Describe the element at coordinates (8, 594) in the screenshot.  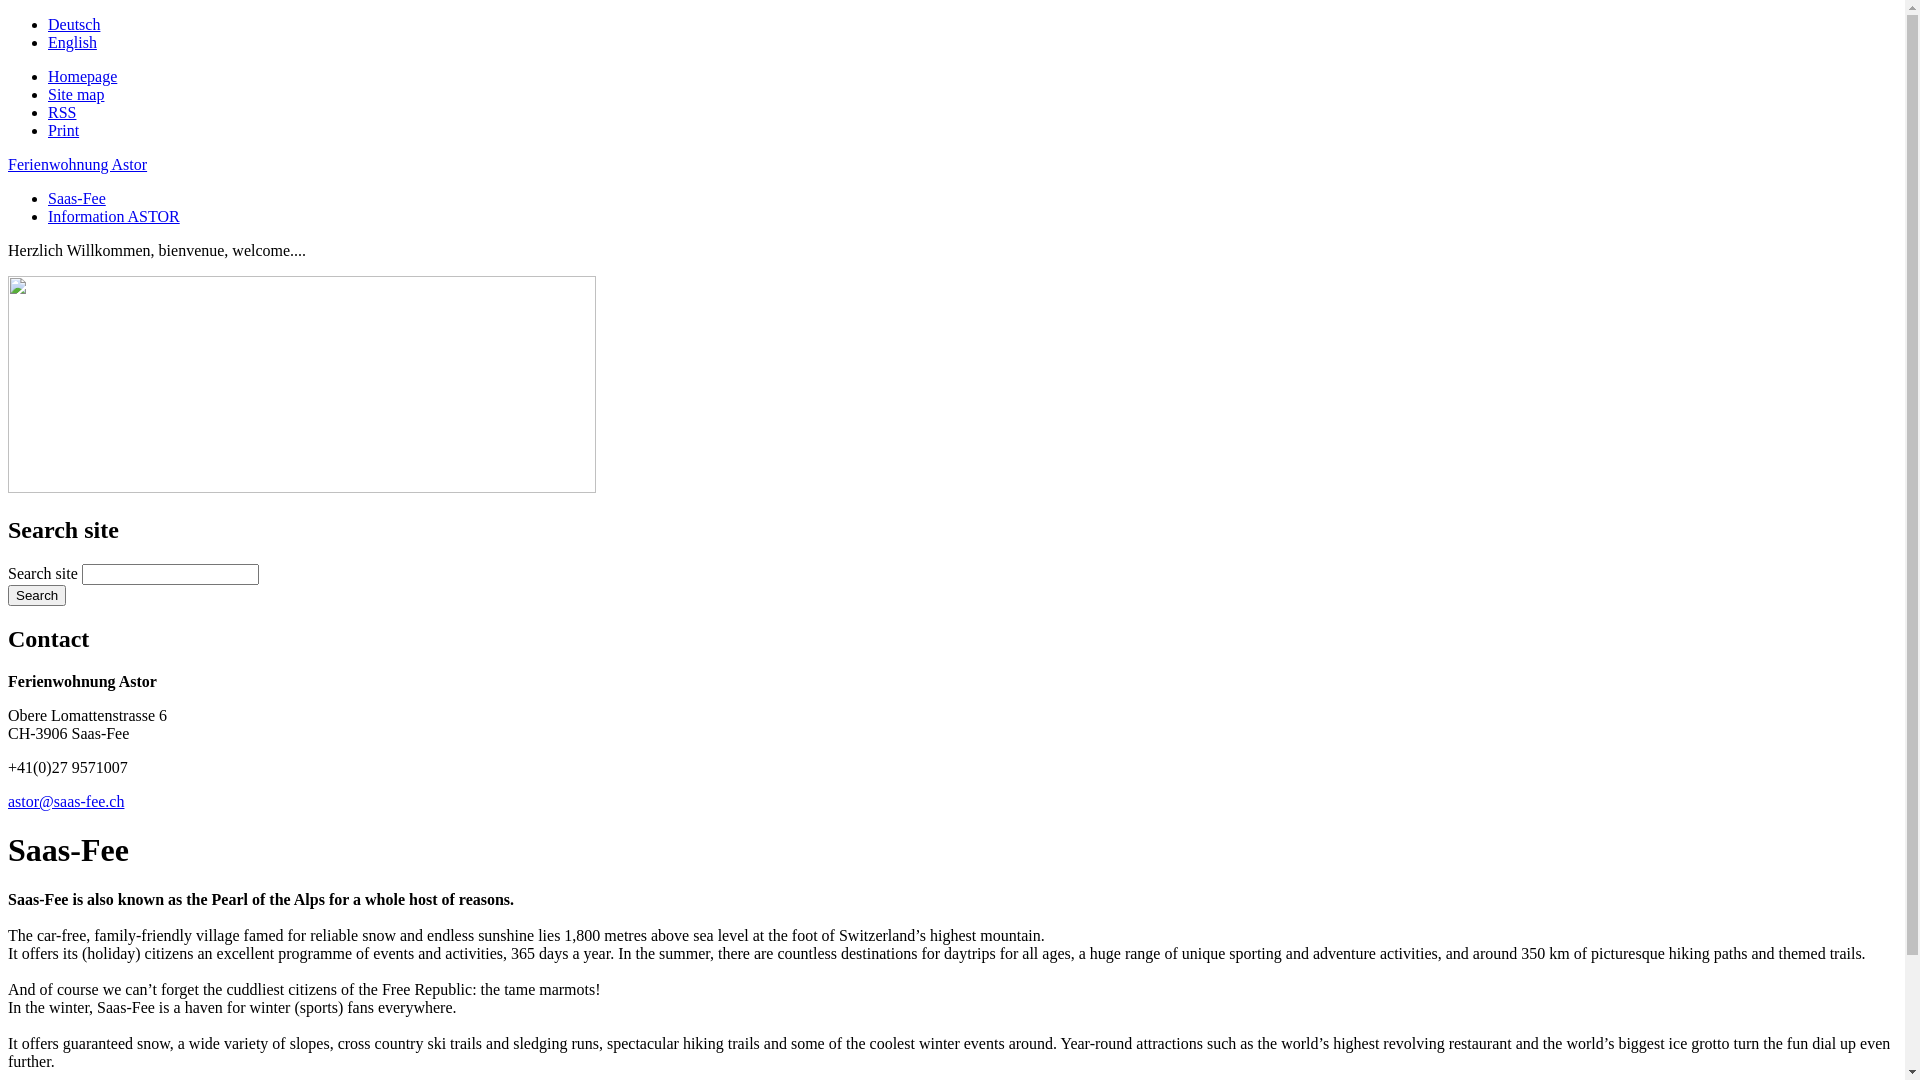
I see `'Search'` at that location.